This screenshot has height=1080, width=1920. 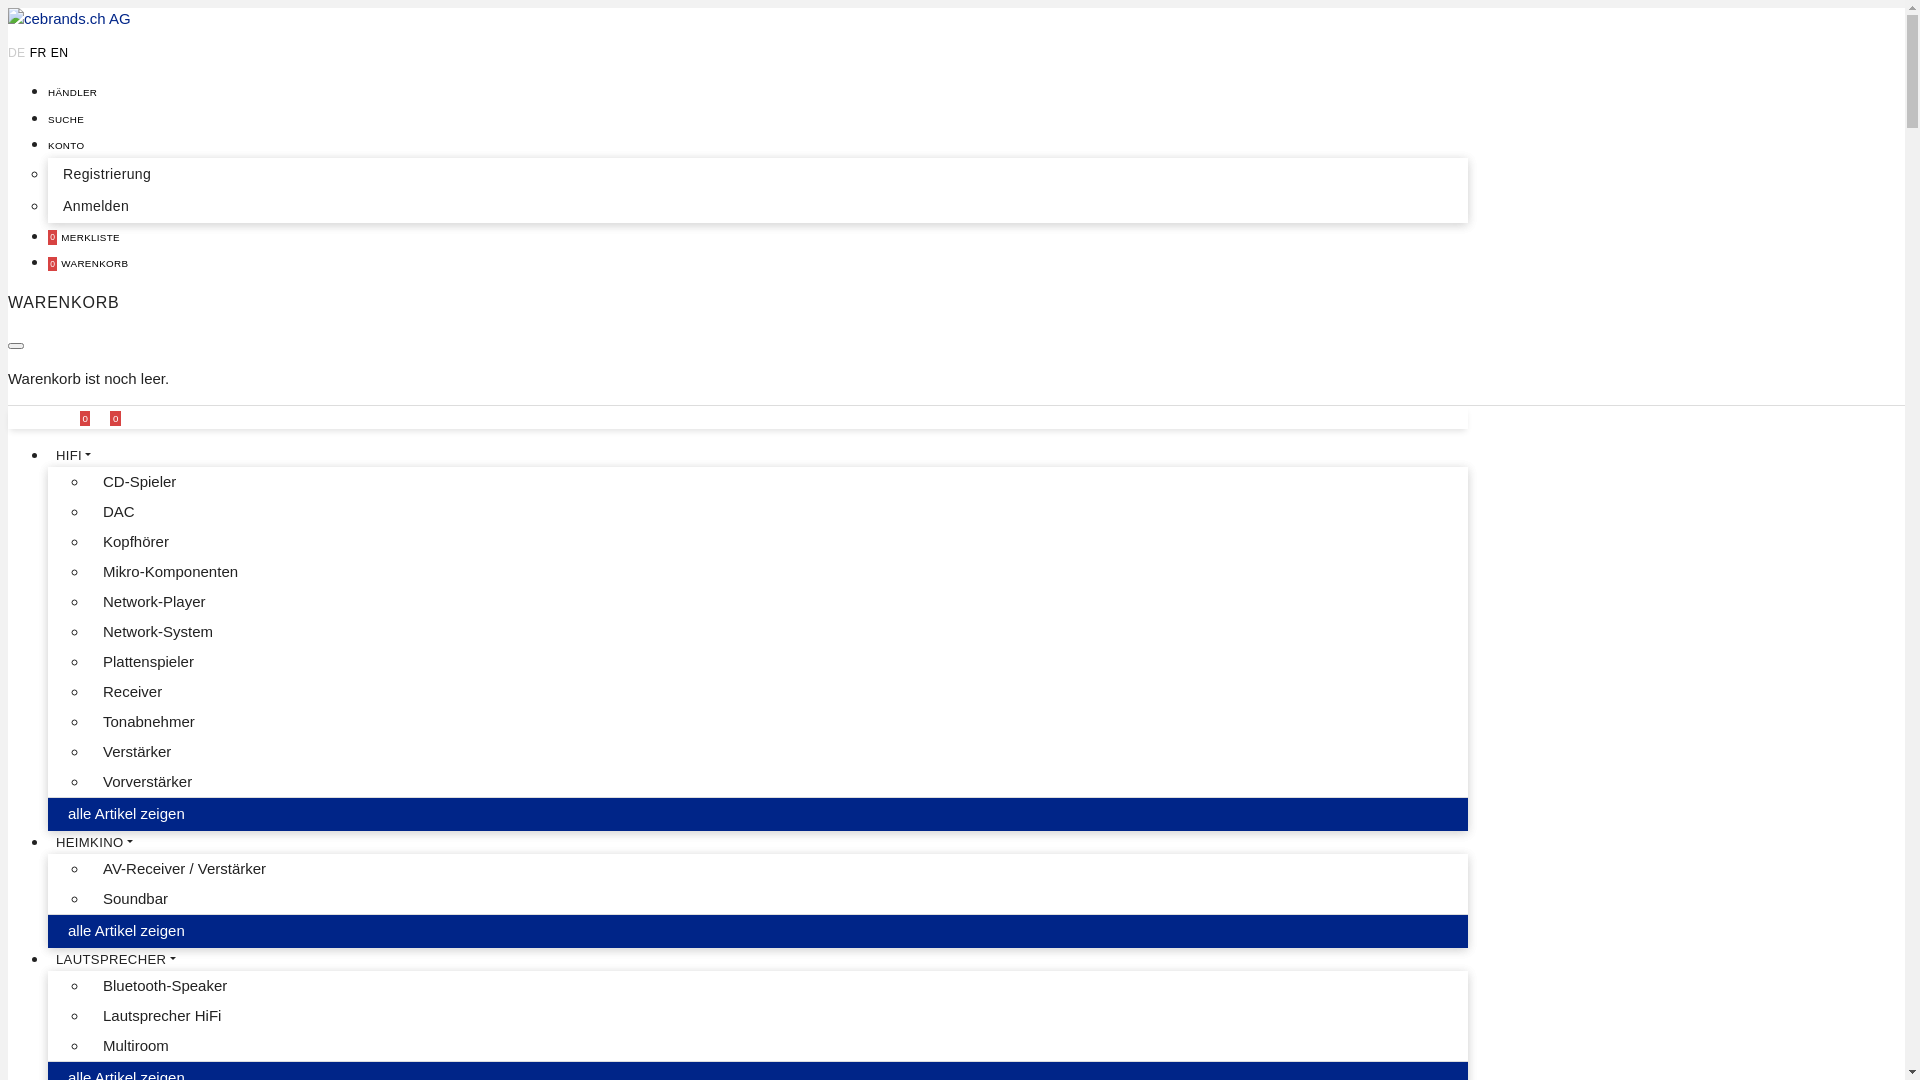 What do you see at coordinates (82, 234) in the screenshot?
I see `'0 MERKLISTE'` at bounding box center [82, 234].